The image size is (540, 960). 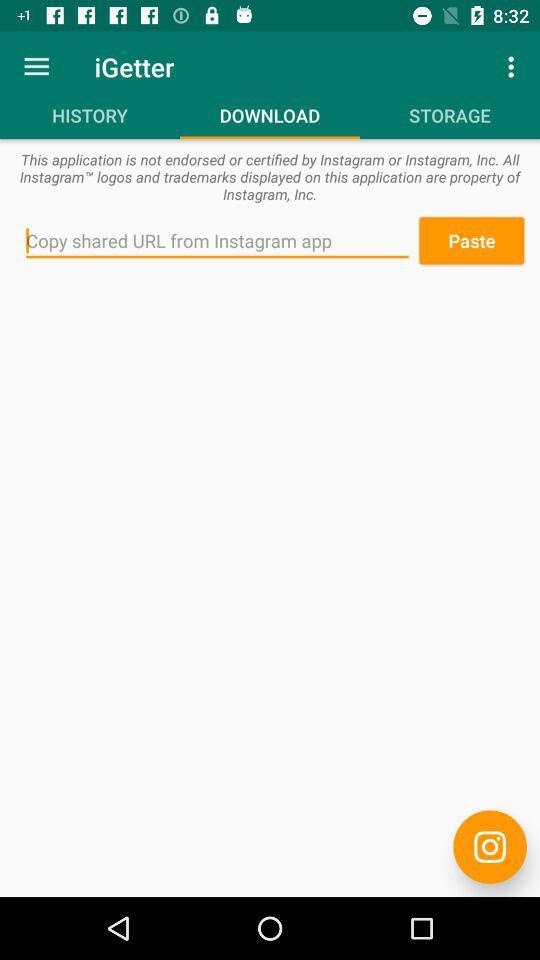 I want to click on the icon above the storage icon, so click(x=513, y=66).